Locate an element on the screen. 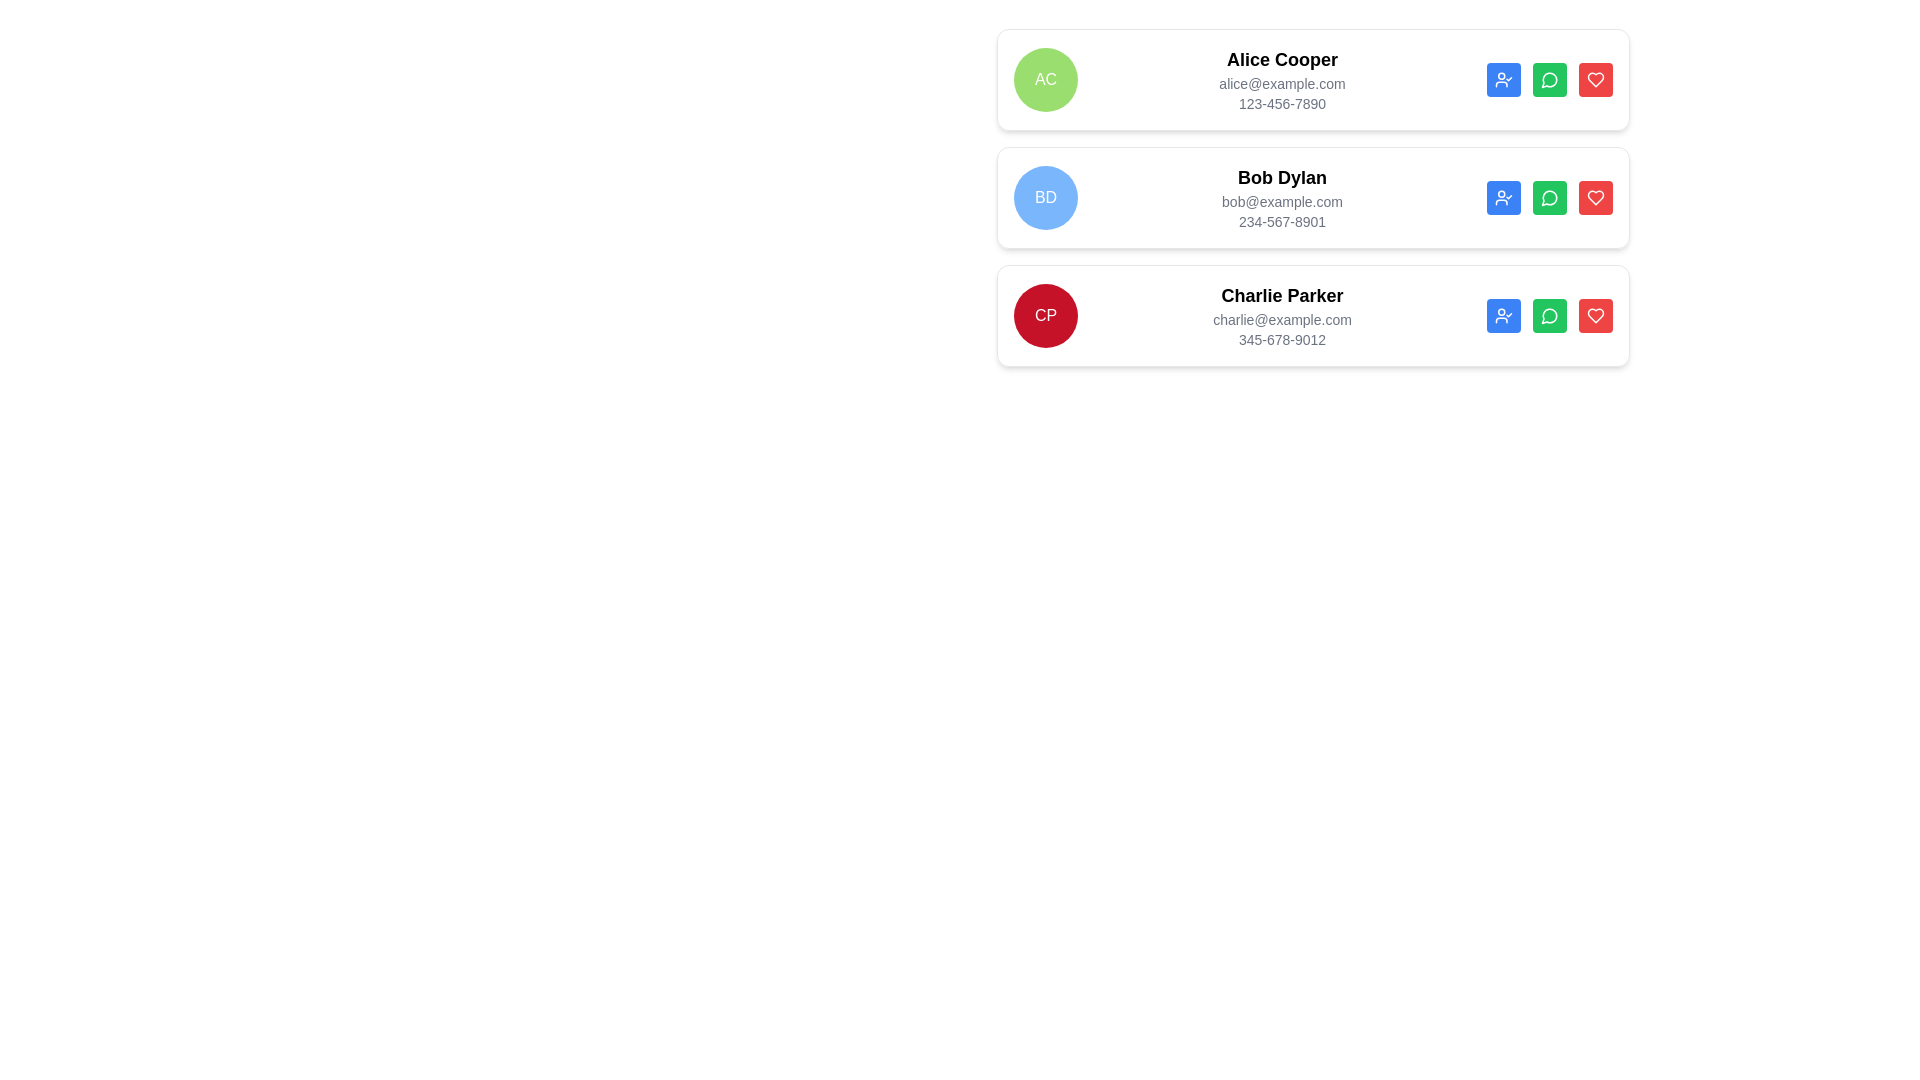 This screenshot has width=1920, height=1080. the circular green icon with a white outline representing chat functionality, located in the second user entry row for 'Bob Dylan' to initiate a chat action is located at coordinates (1549, 197).